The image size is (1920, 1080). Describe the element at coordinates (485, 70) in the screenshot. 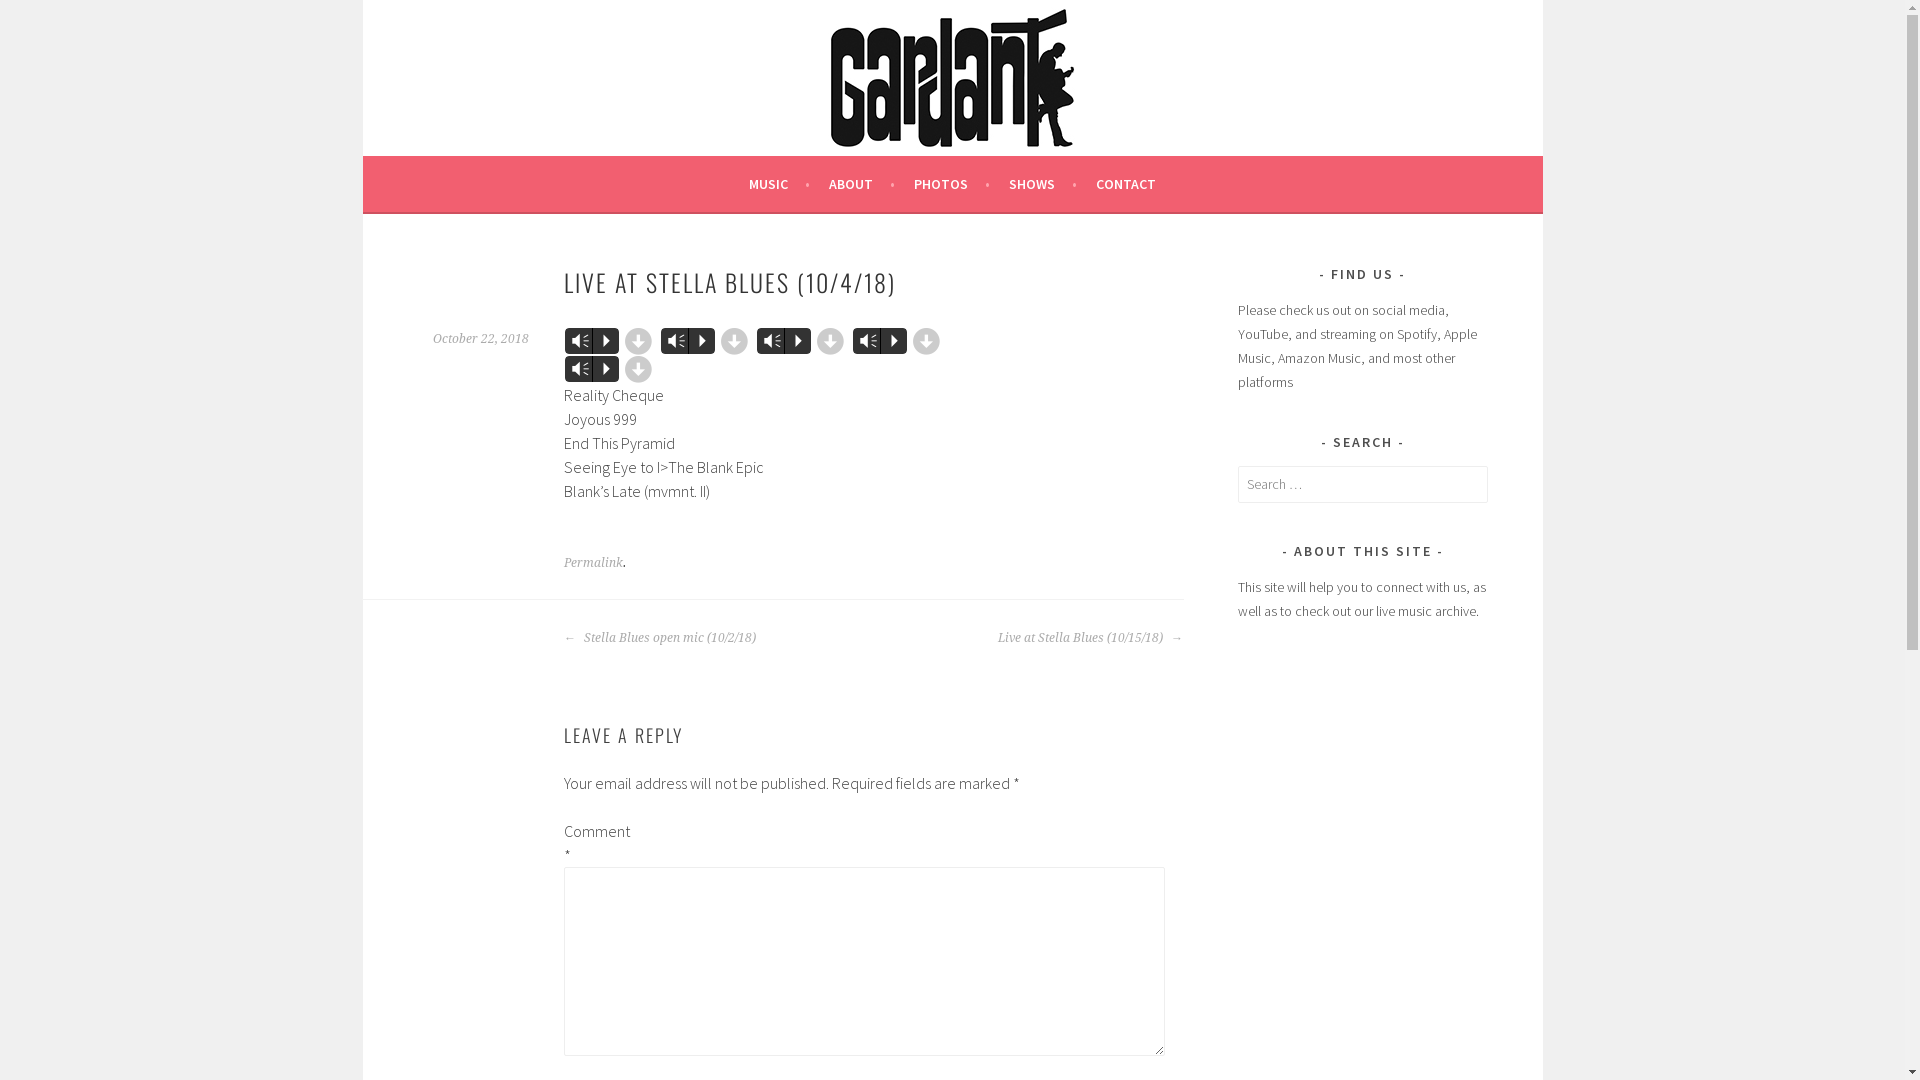

I see `'GARDANT'` at that location.